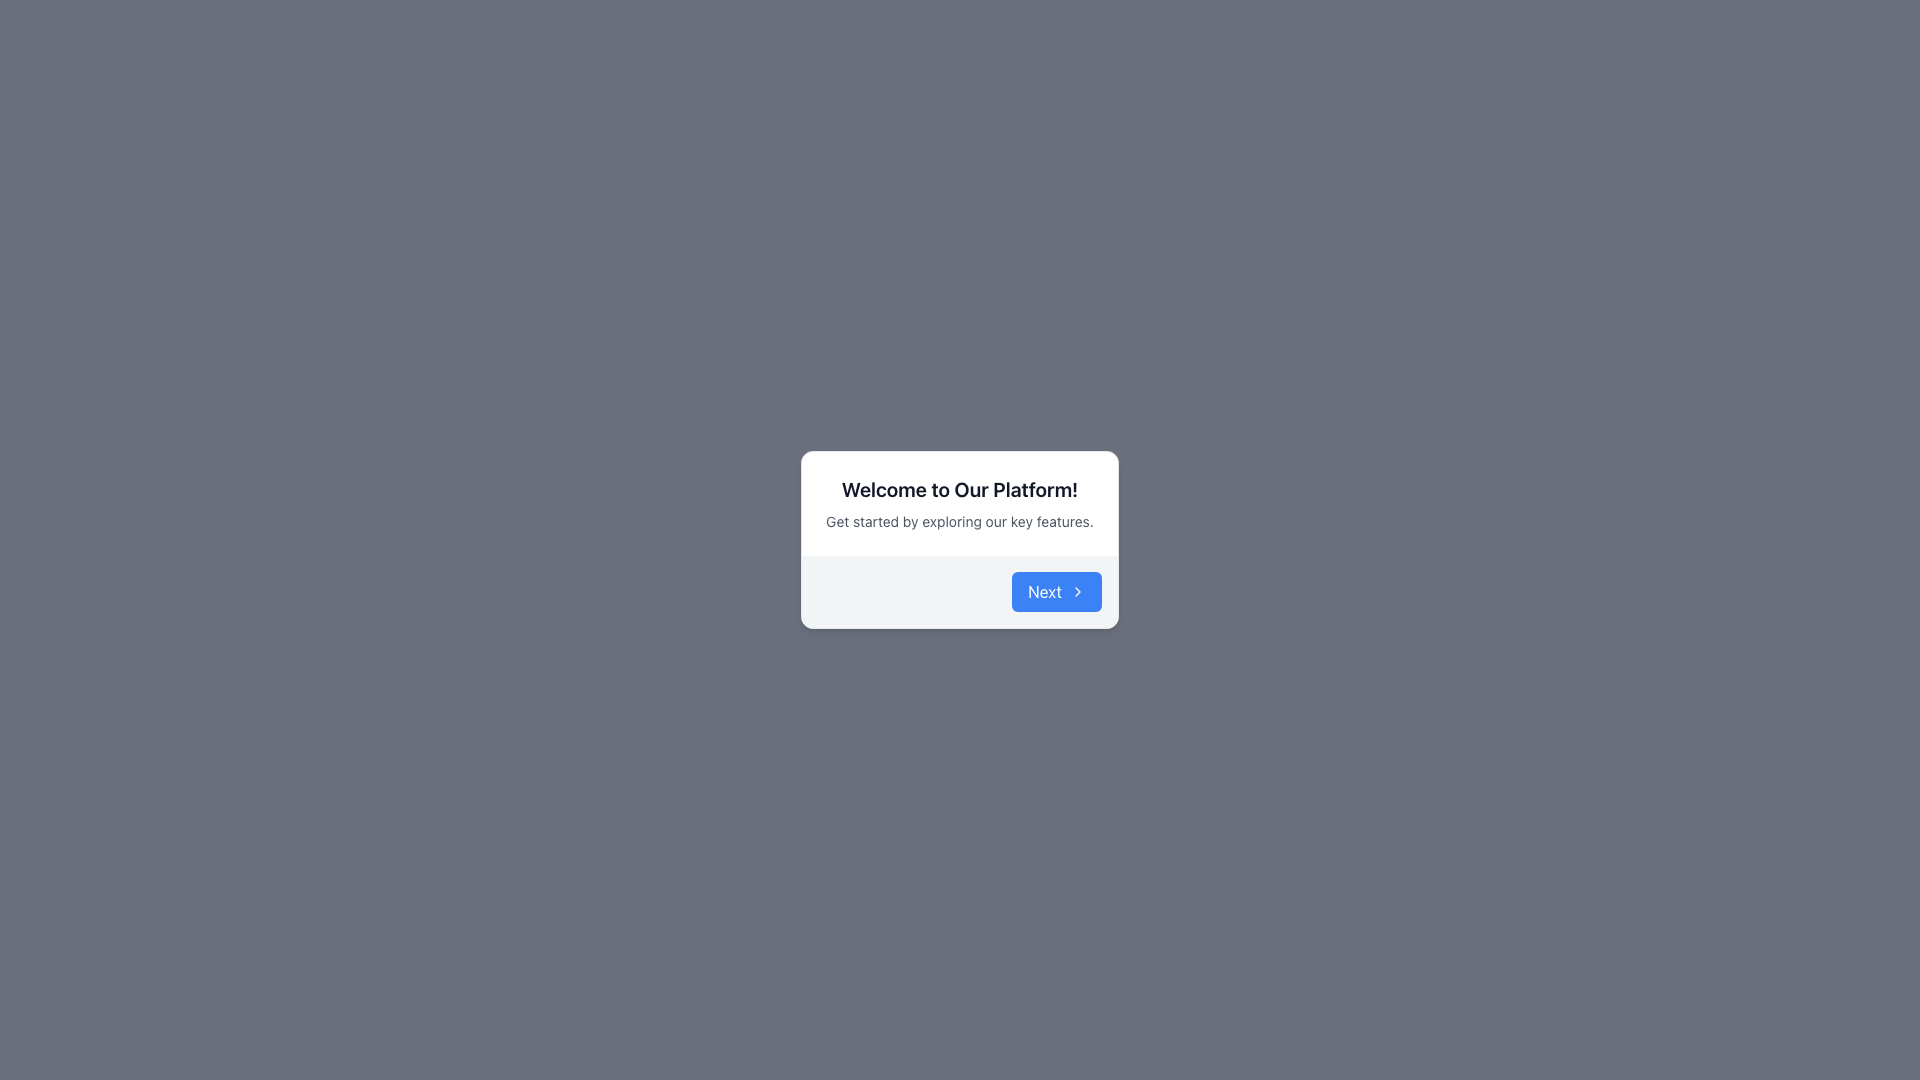  What do you see at coordinates (1055, 590) in the screenshot?
I see `the 'Next' button with a blue background and white text located at the bottom right corner of the modal dialog box to proceed` at bounding box center [1055, 590].